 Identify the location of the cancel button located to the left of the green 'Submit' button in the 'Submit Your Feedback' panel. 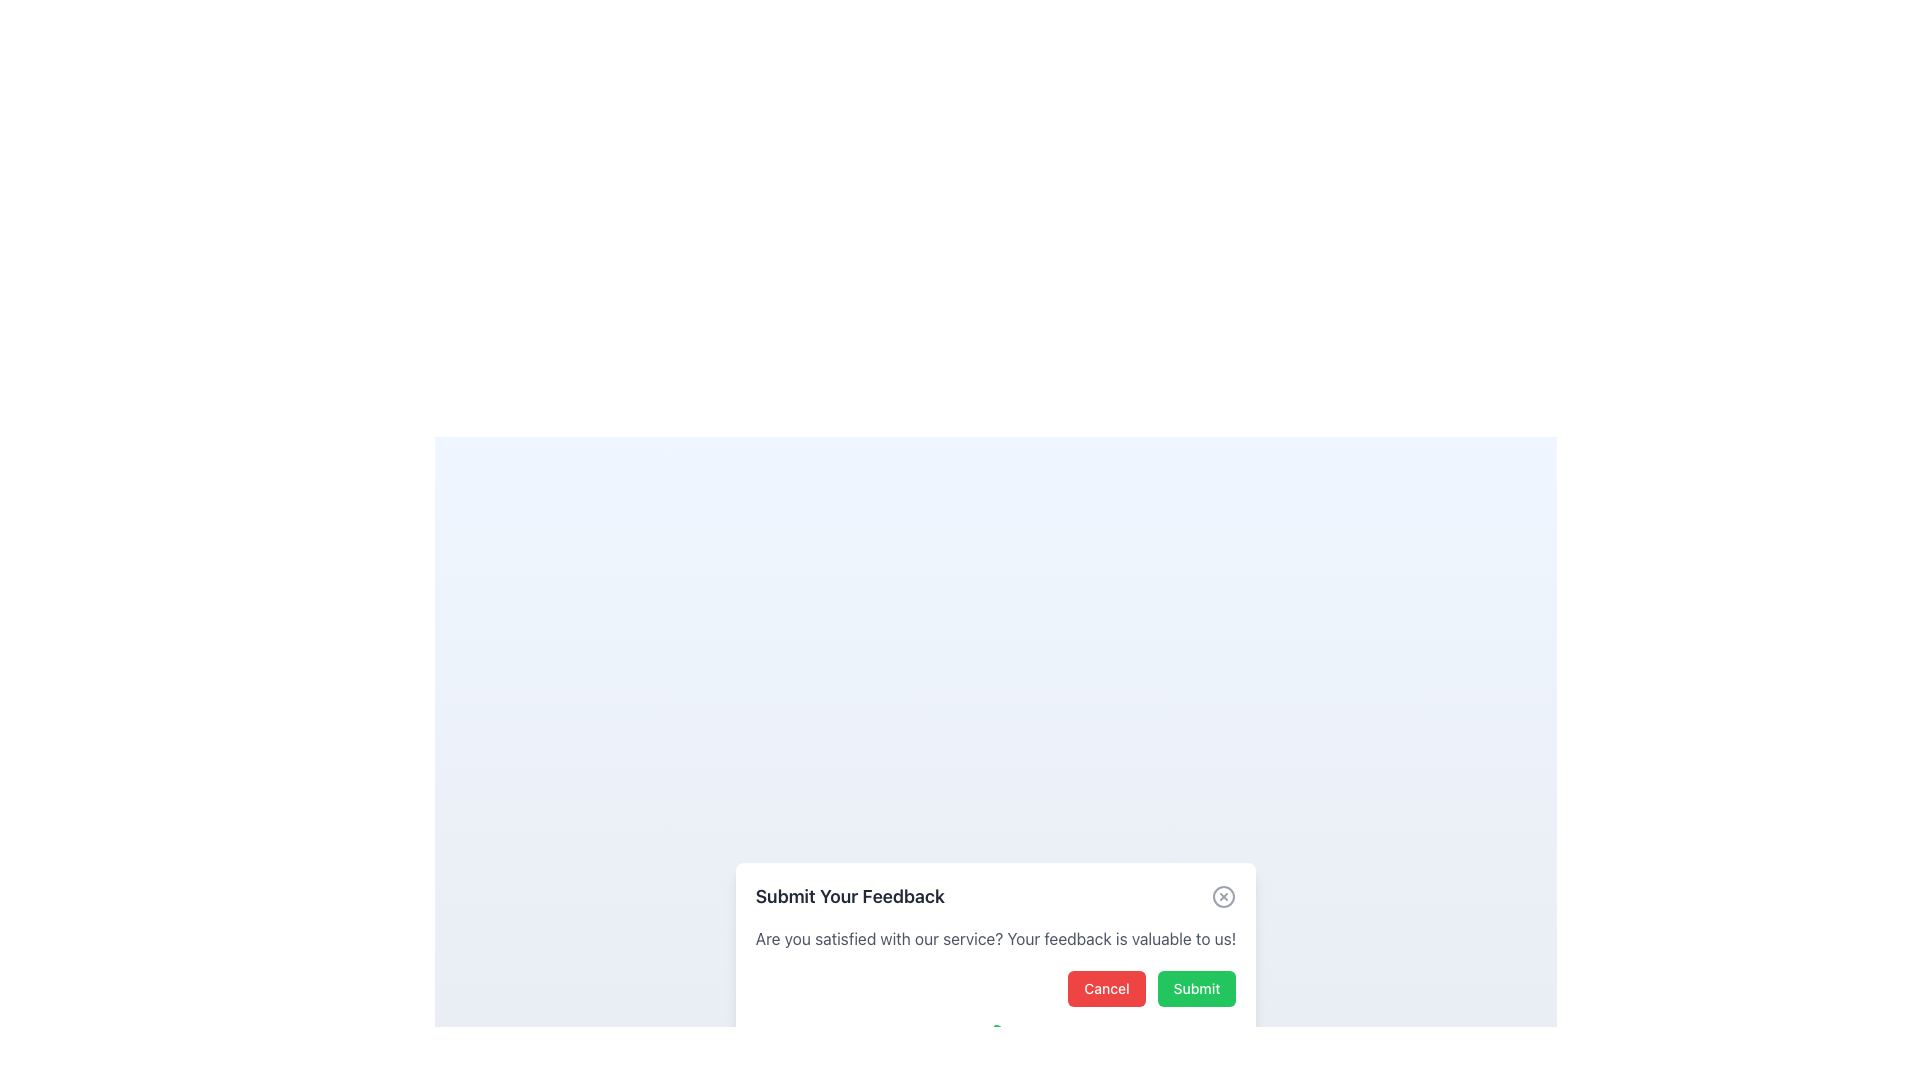
(1105, 987).